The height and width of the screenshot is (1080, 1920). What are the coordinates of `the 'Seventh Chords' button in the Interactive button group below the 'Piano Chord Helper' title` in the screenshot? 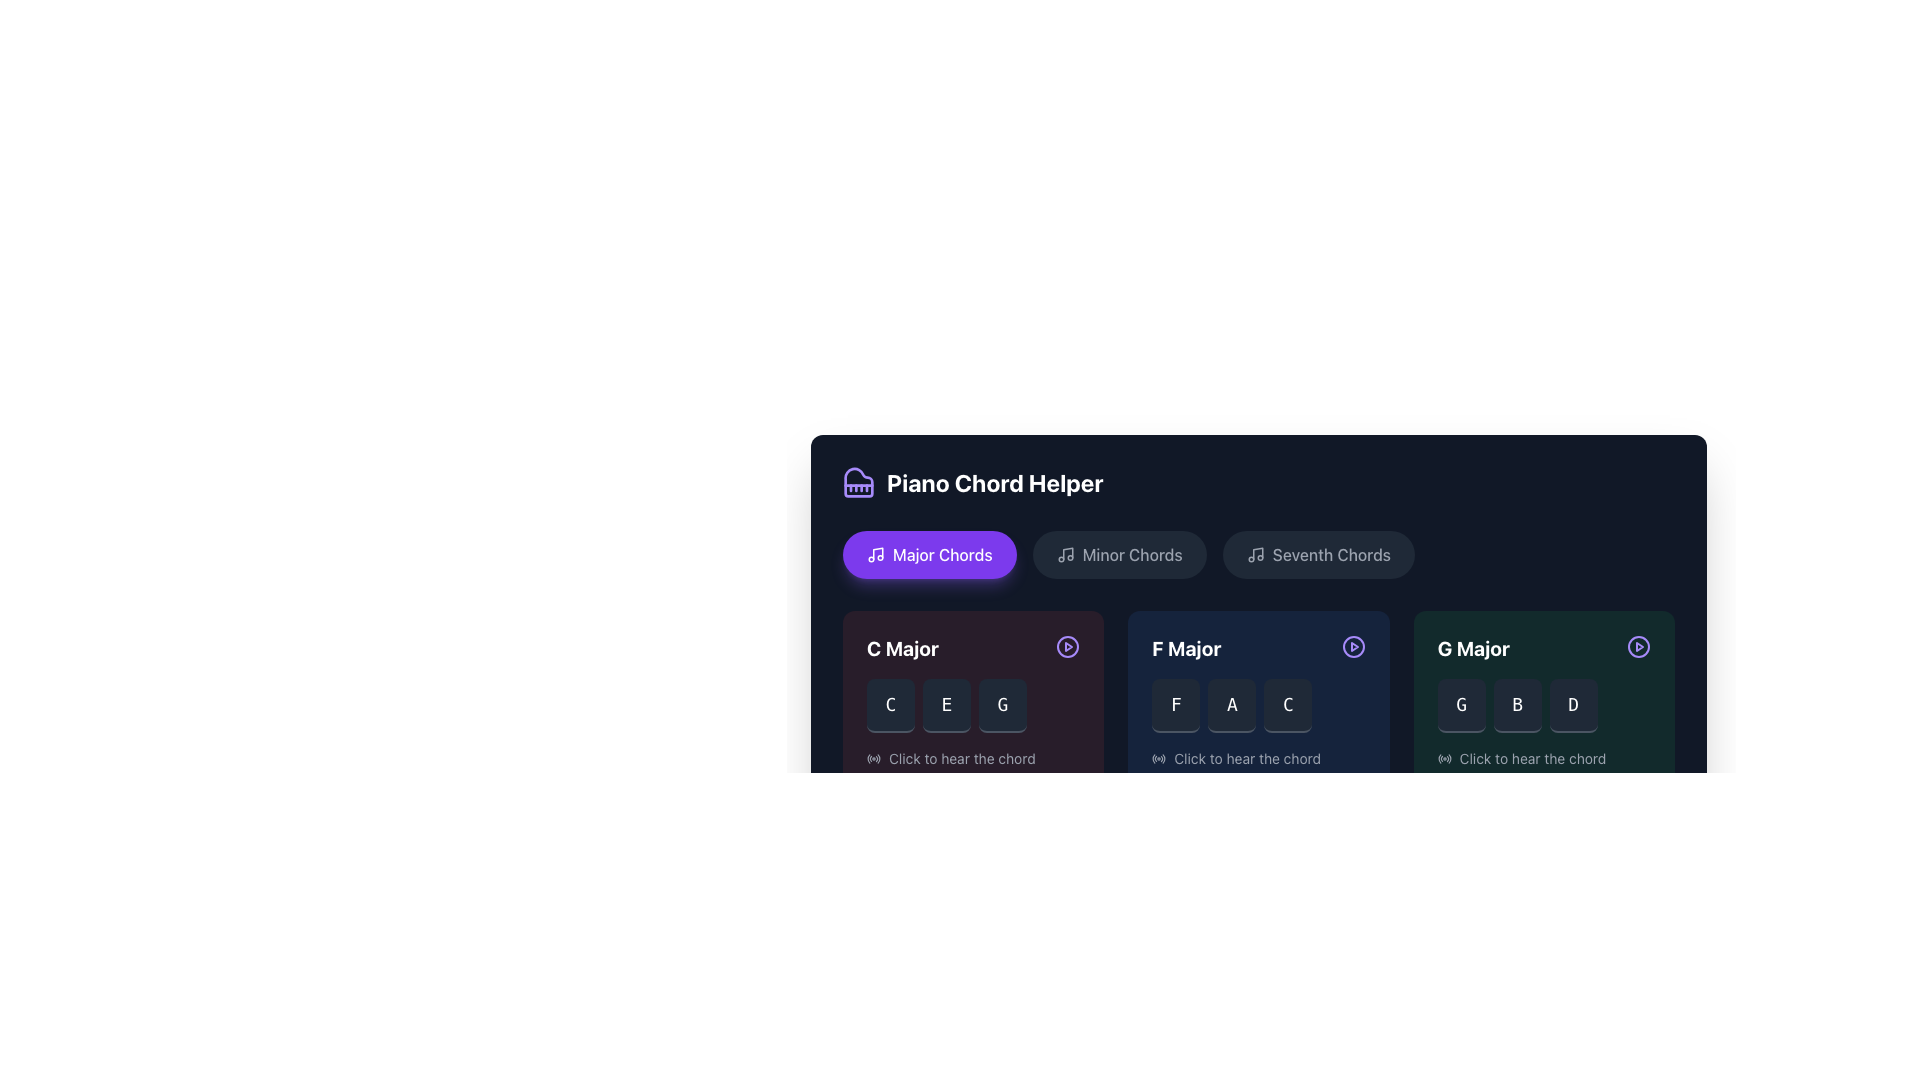 It's located at (1257, 555).